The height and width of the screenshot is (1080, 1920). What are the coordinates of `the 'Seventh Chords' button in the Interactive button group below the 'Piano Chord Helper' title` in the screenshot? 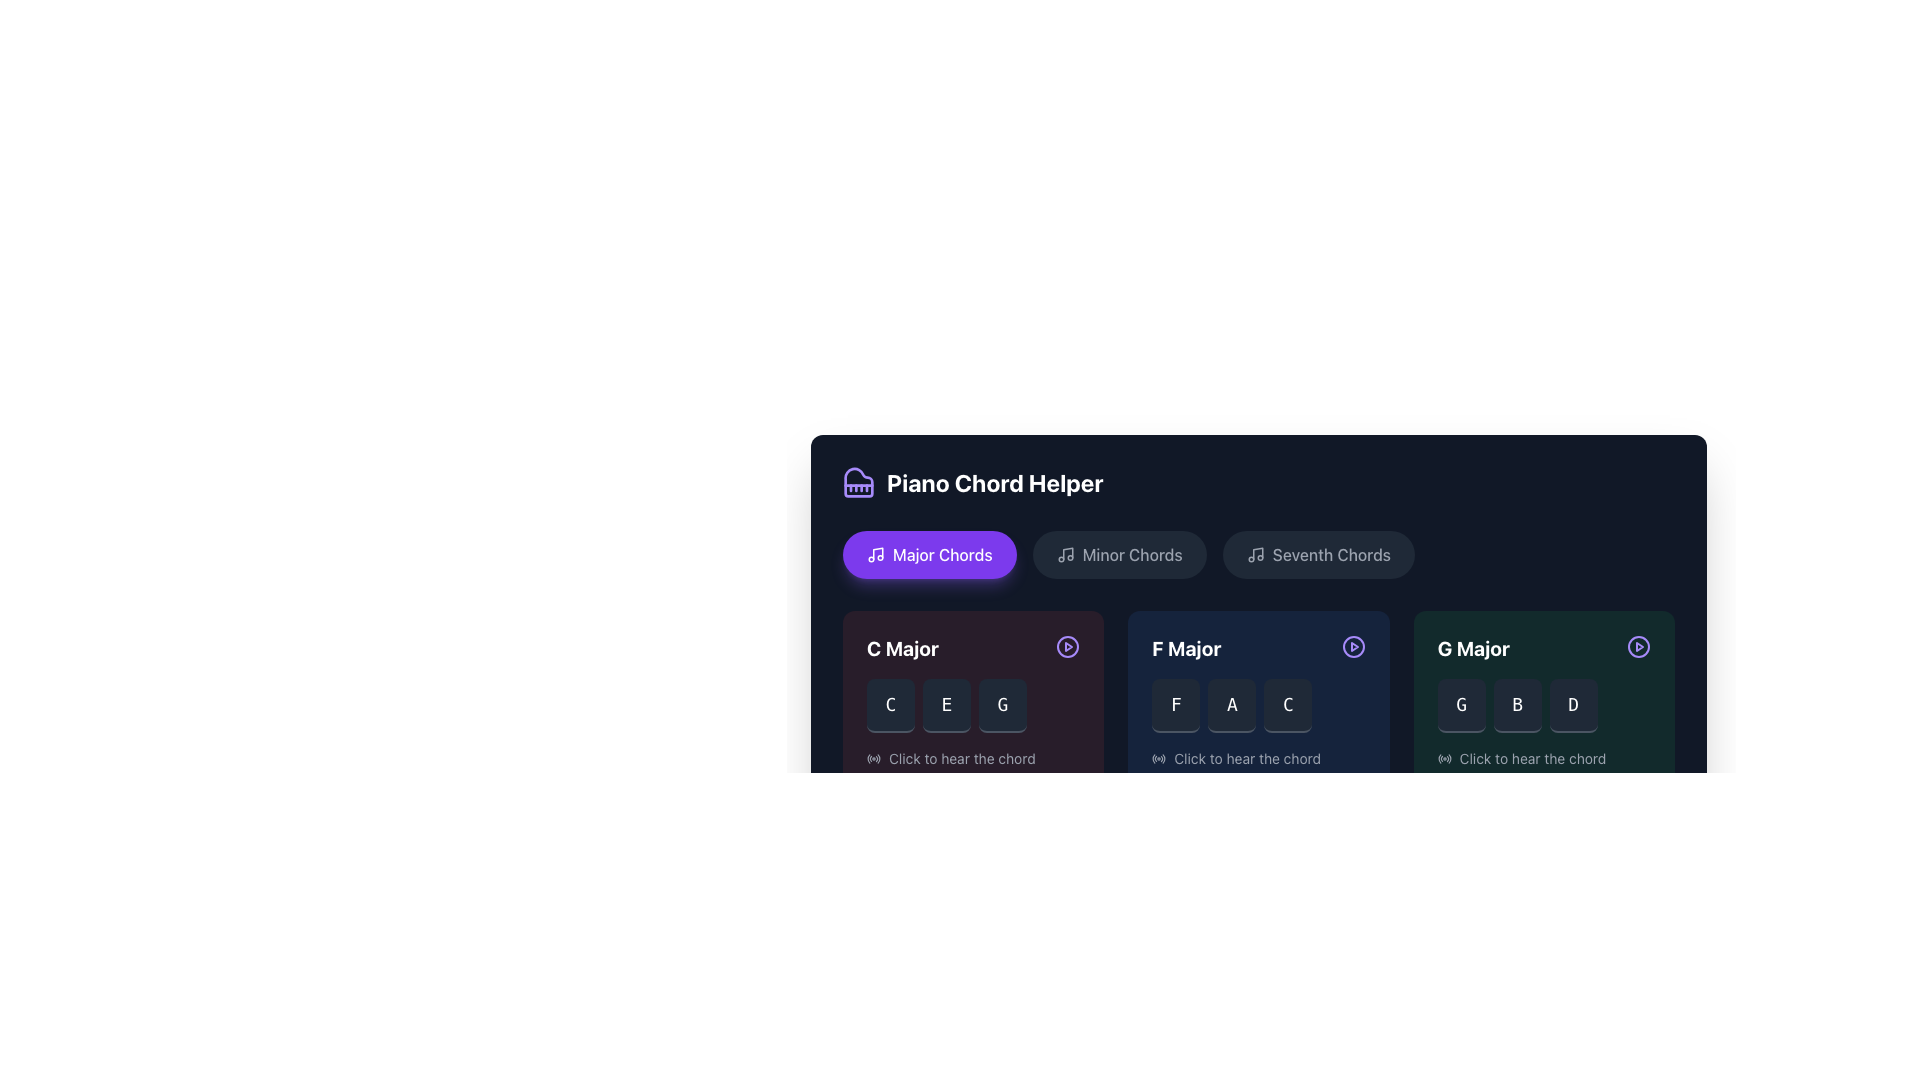 It's located at (1257, 555).